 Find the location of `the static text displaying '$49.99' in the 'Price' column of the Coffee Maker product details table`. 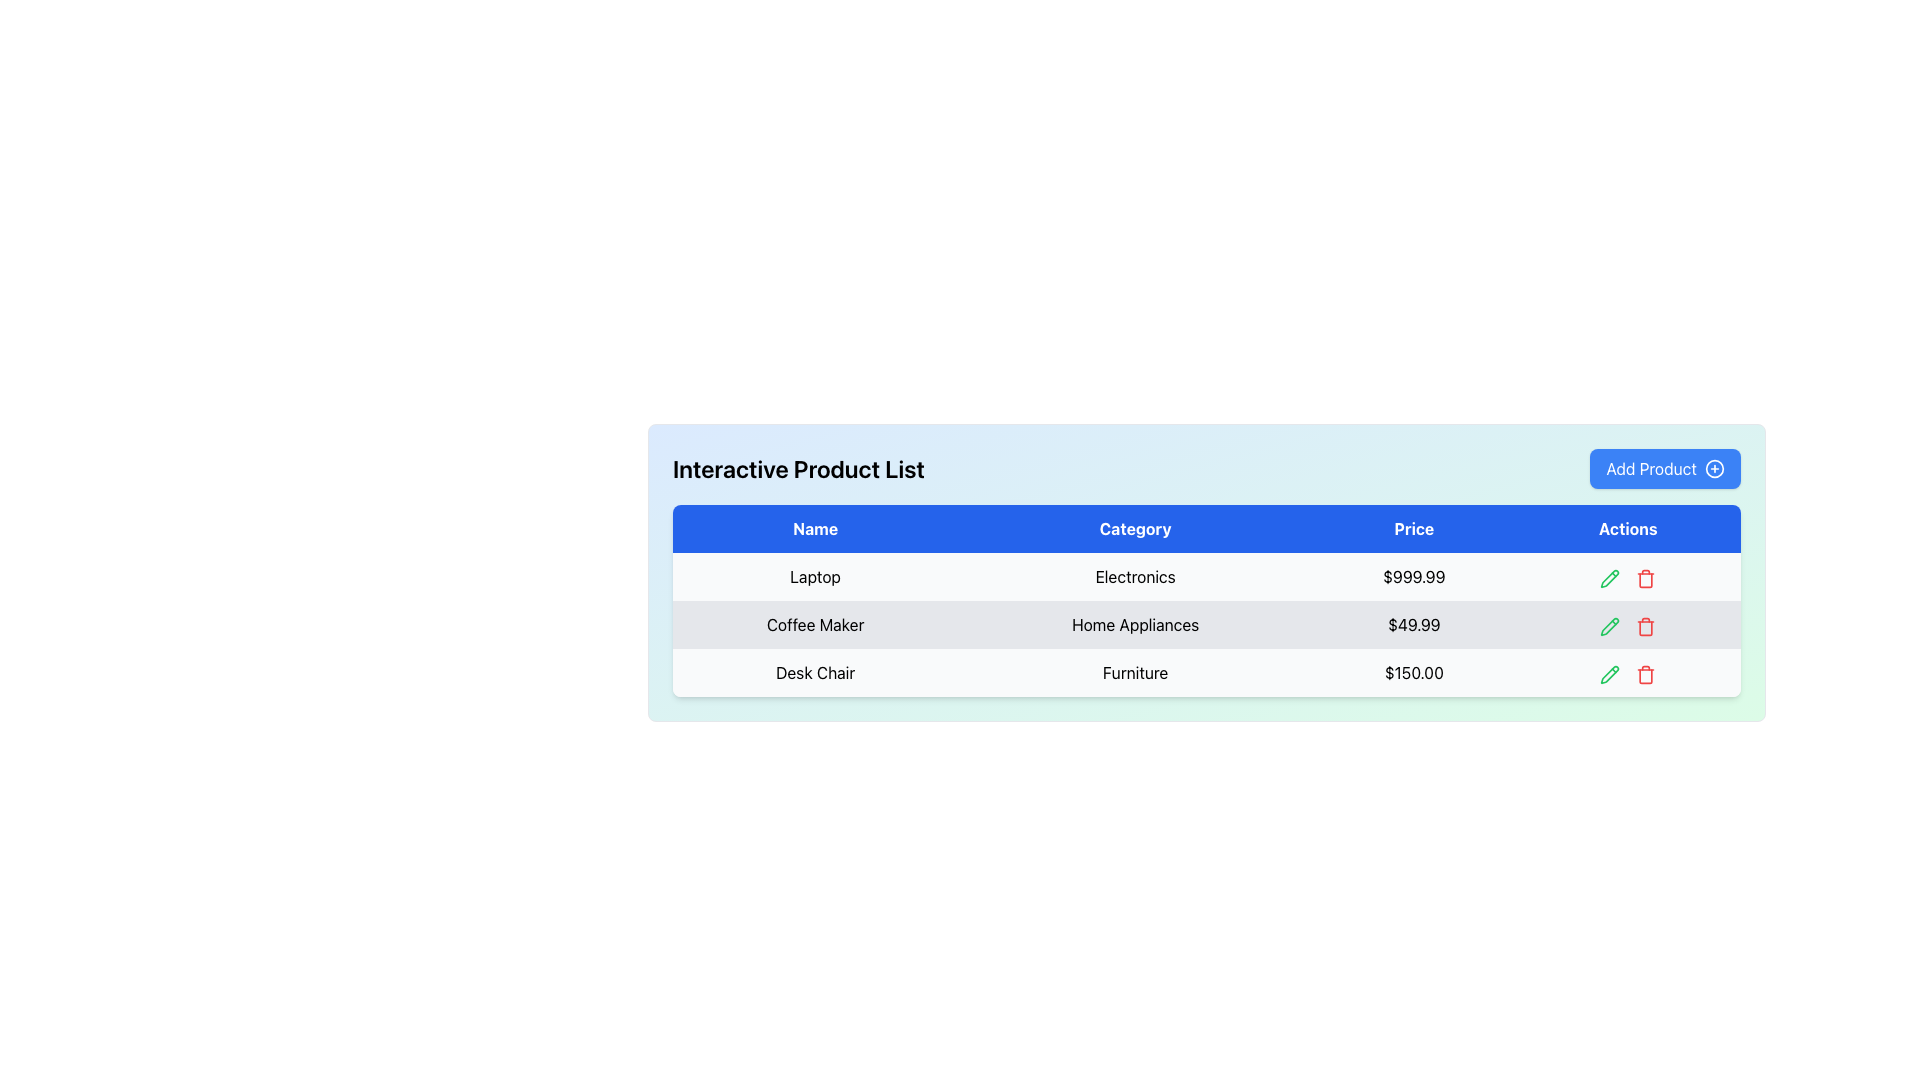

the static text displaying '$49.99' in the 'Price' column of the Coffee Maker product details table is located at coordinates (1413, 623).